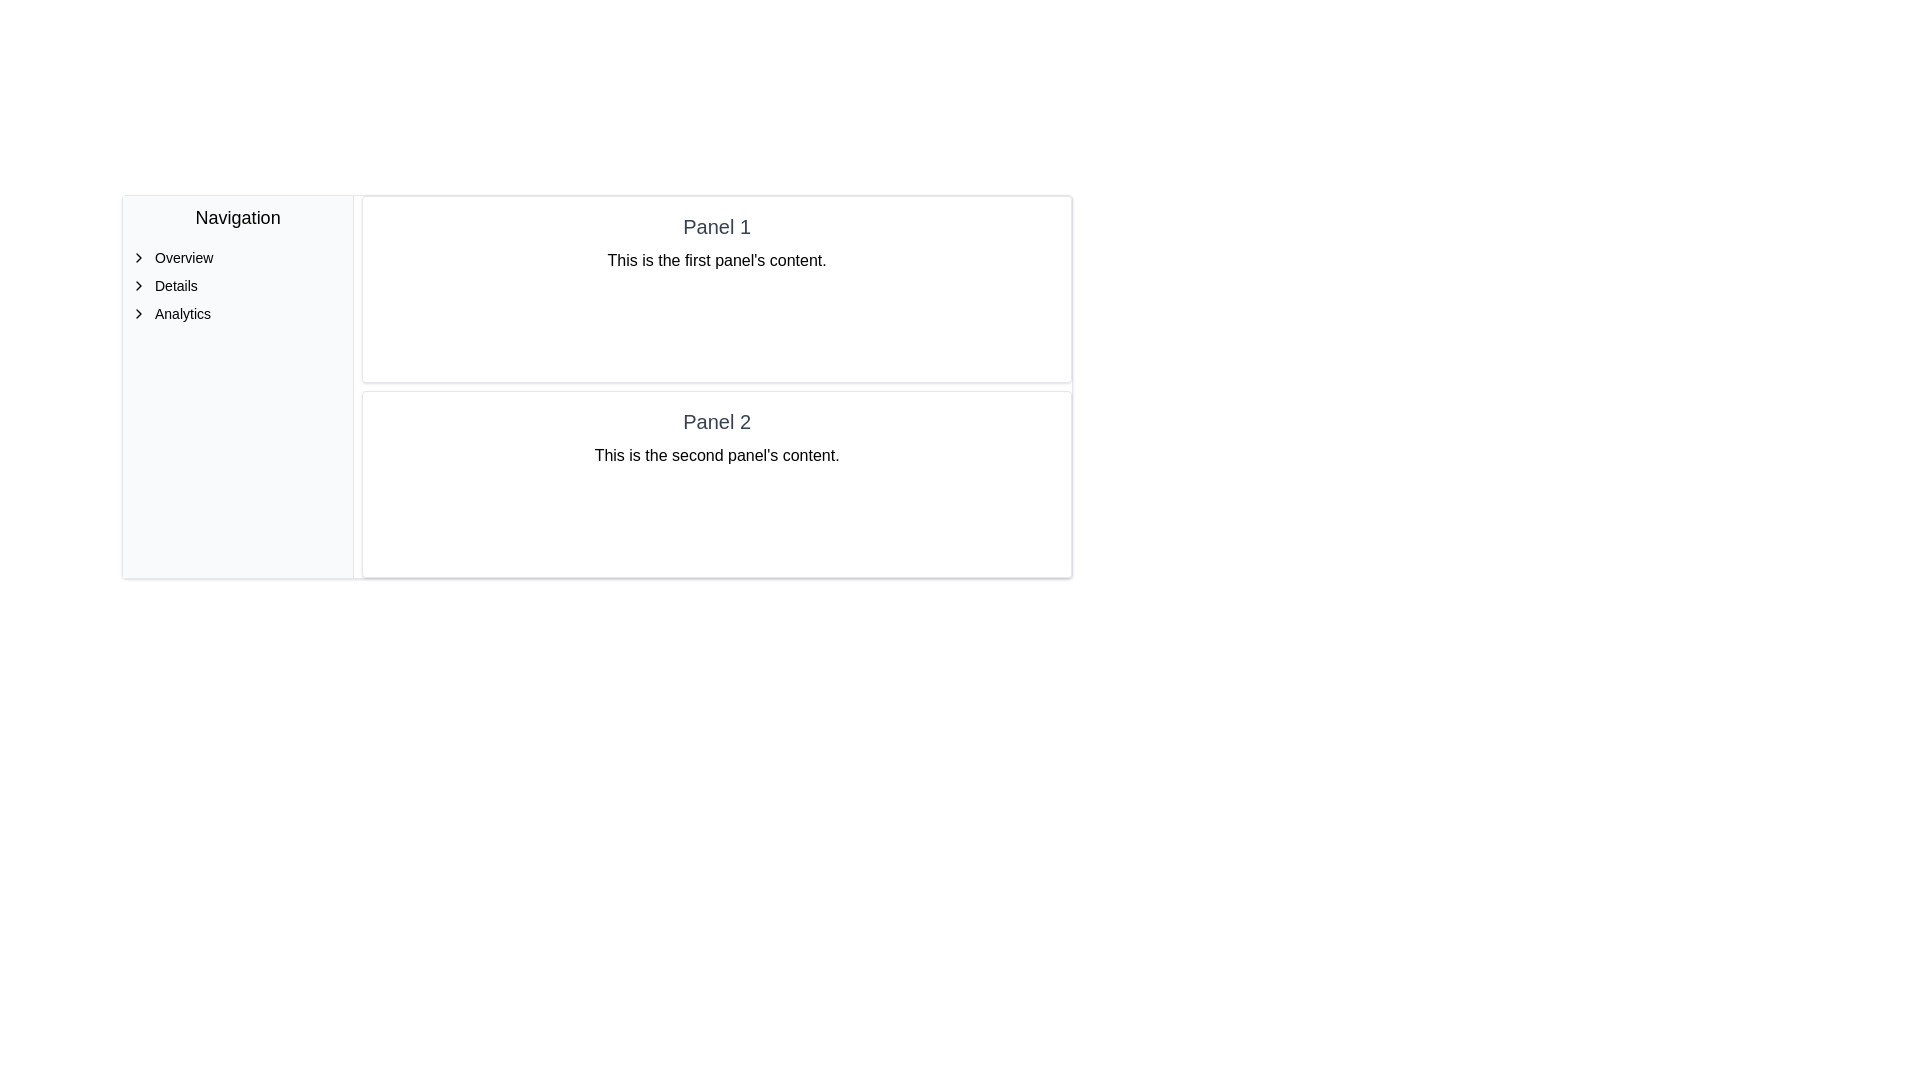 This screenshot has height=1080, width=1920. What do you see at coordinates (138, 313) in the screenshot?
I see `the Chevron icon pointing to the right, located to the left of the 'Analytics' text in the vertical navigation menu` at bounding box center [138, 313].